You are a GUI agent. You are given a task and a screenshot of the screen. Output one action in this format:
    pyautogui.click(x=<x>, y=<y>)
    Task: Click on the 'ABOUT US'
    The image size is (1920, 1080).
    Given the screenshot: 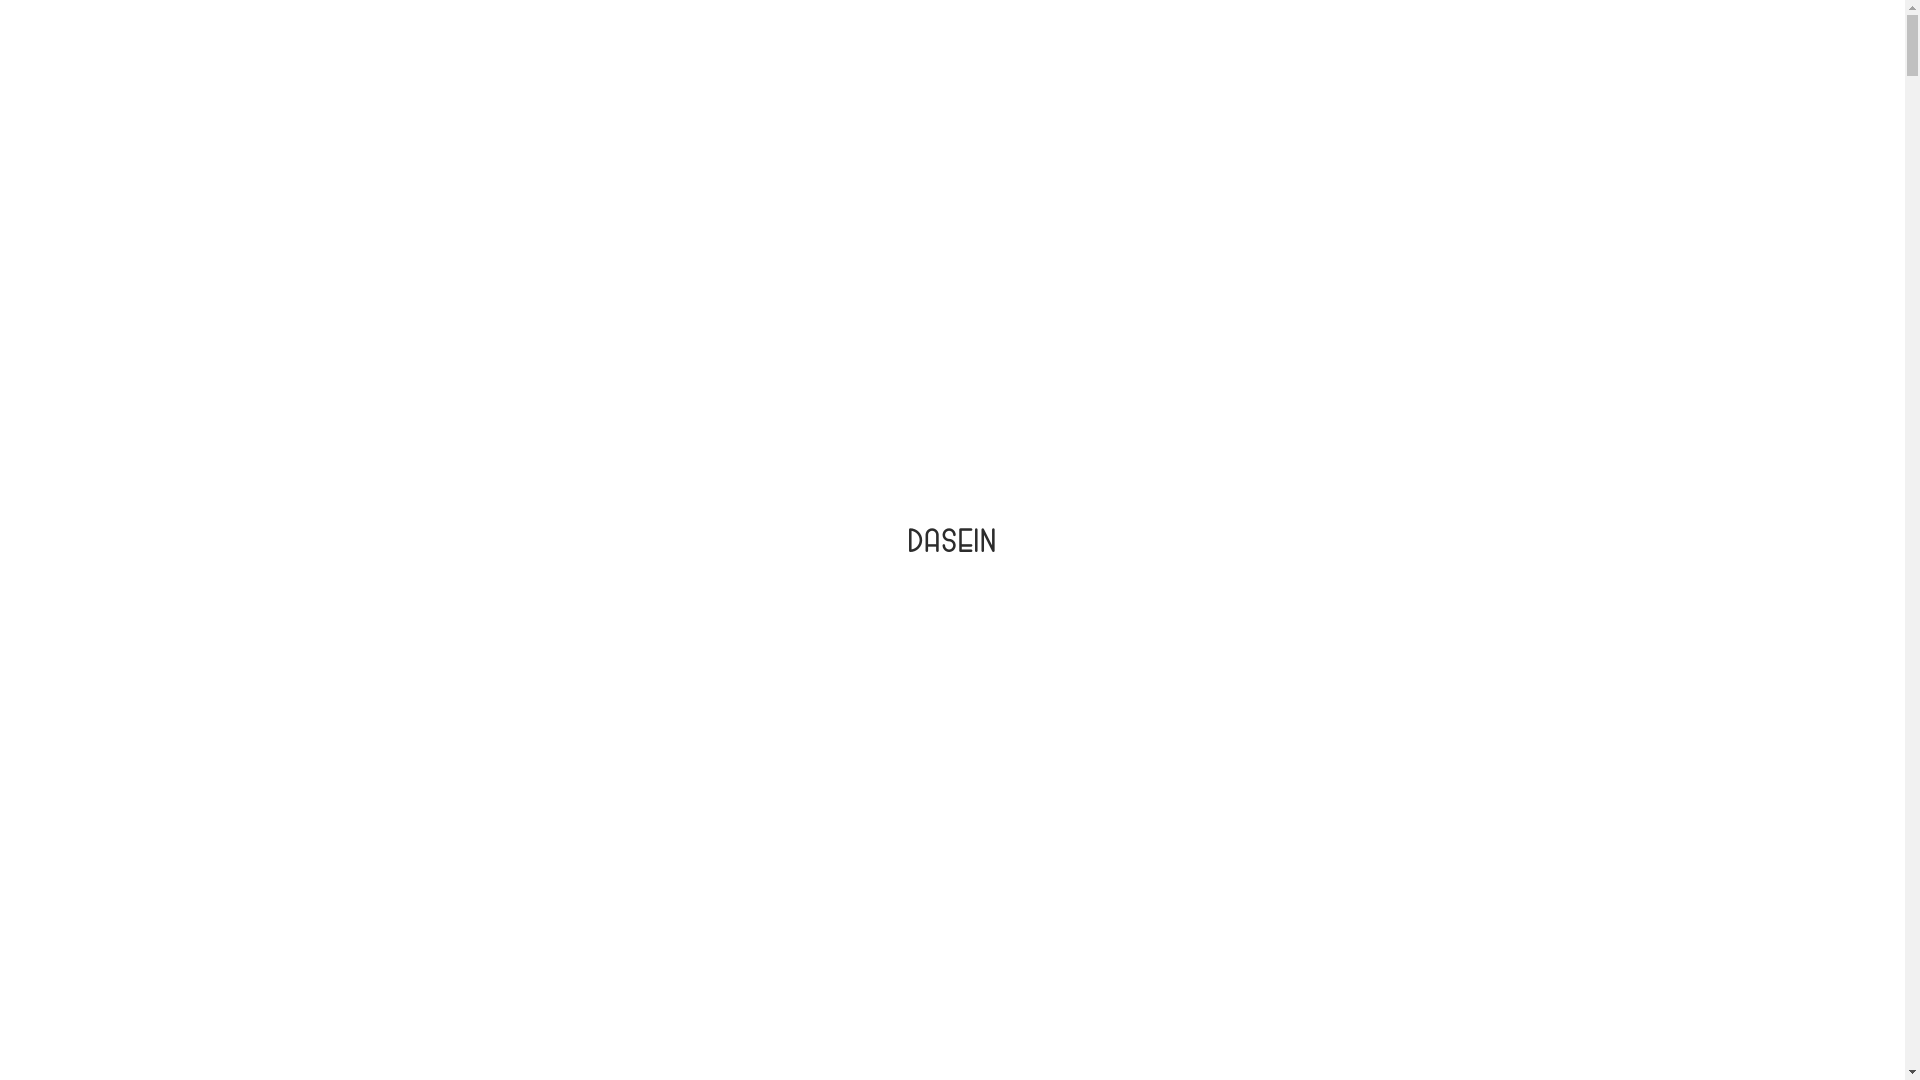 What is the action you would take?
    pyautogui.click(x=1101, y=72)
    